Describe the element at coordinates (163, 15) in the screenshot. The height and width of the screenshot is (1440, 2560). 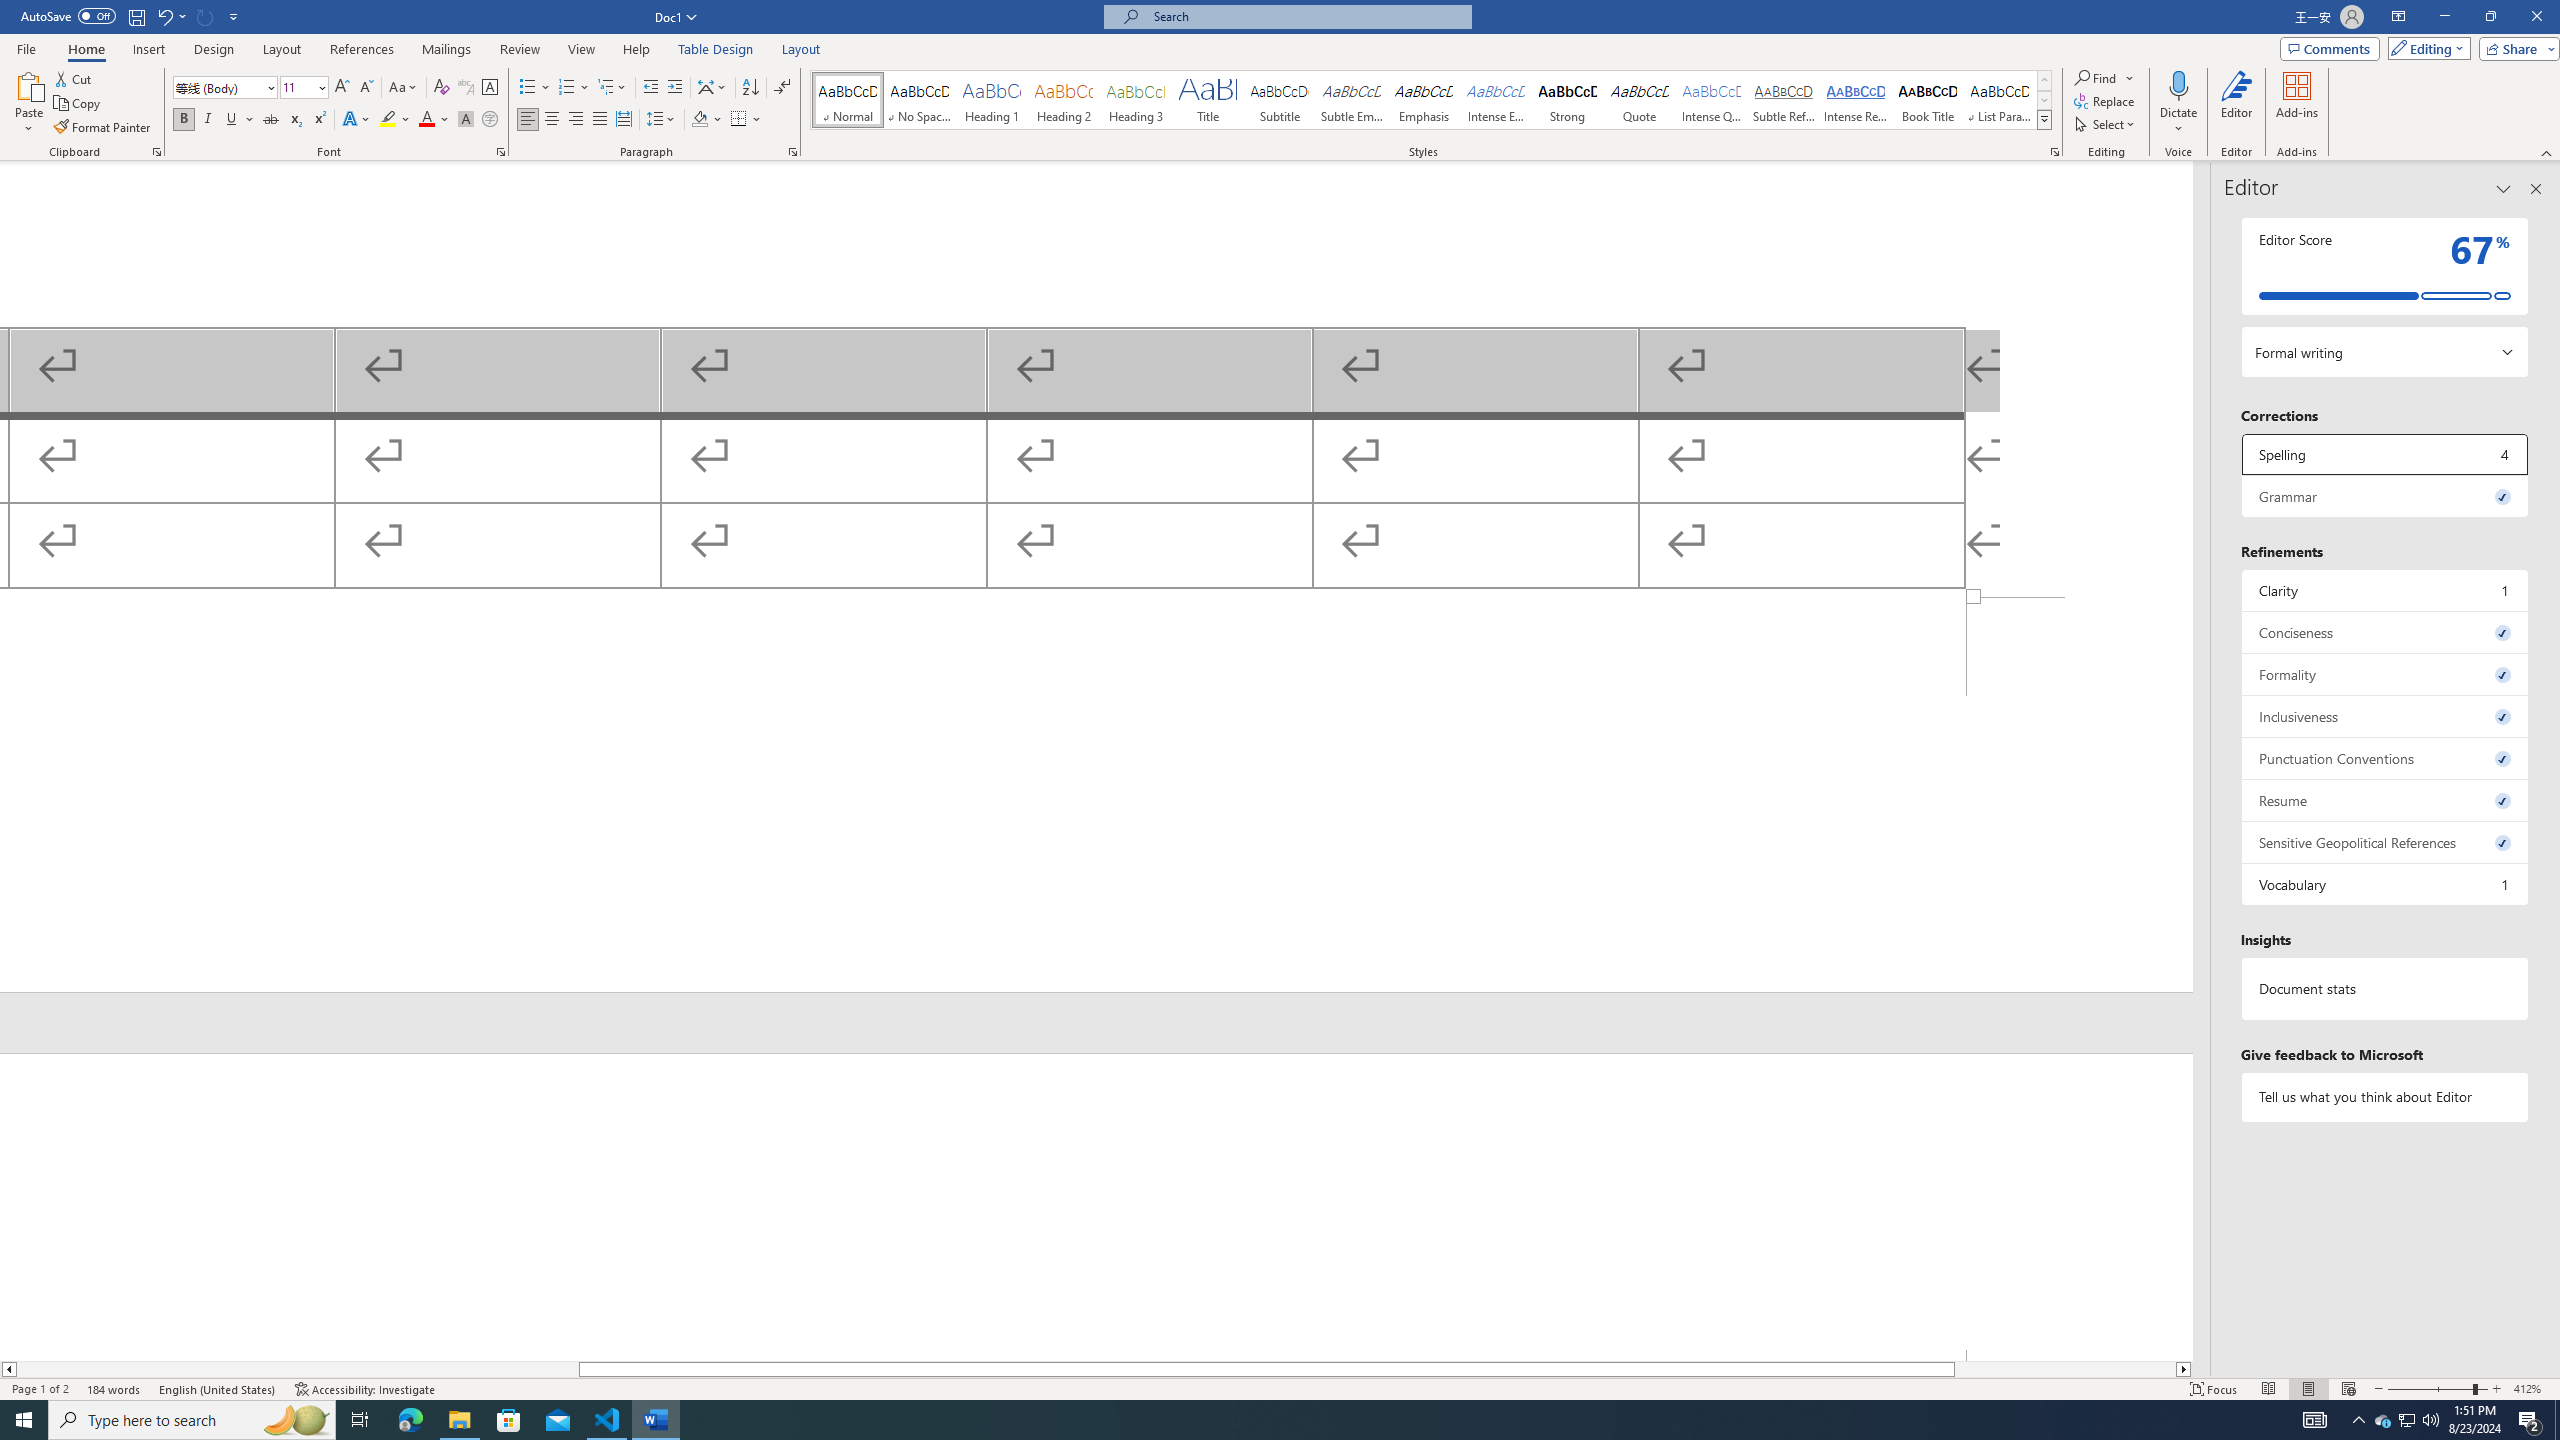
I see `'Undo Outline Move Up'` at that location.